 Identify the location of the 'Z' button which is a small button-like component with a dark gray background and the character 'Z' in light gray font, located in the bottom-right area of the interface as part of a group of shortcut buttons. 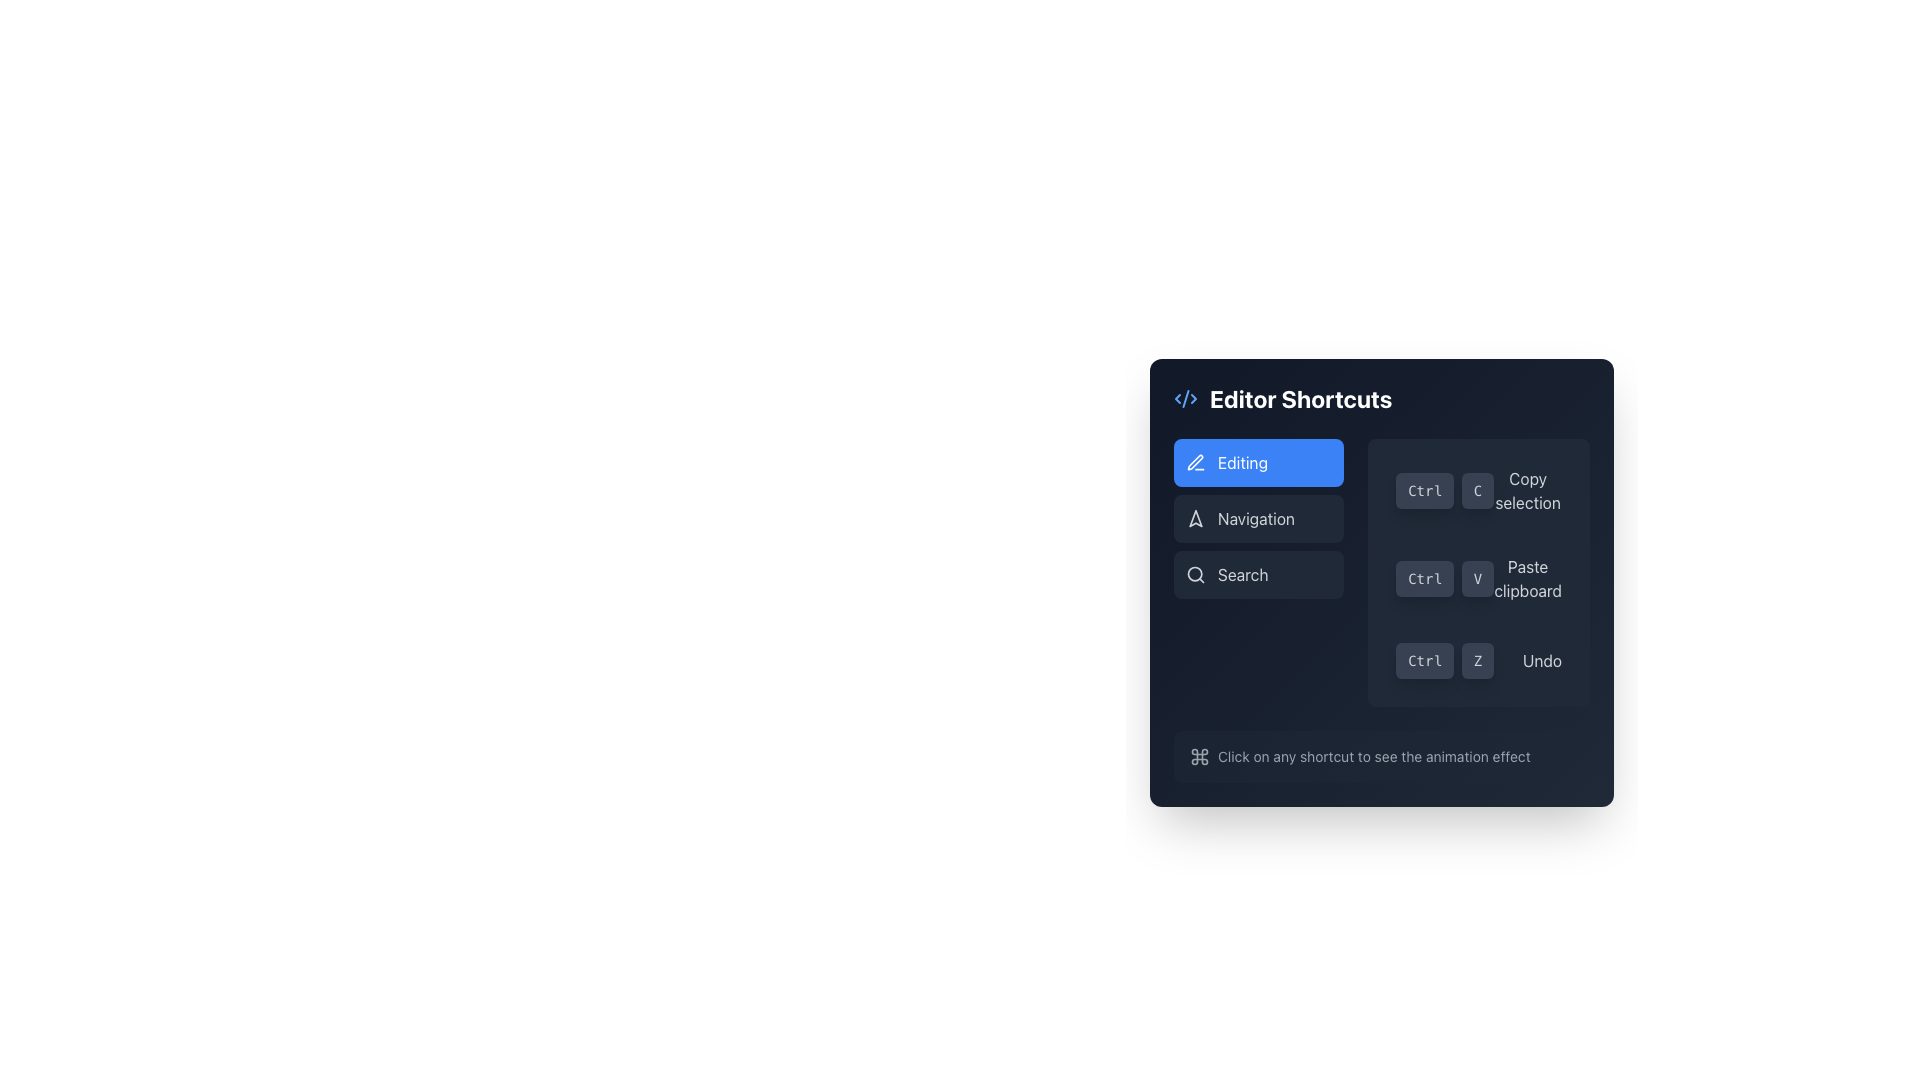
(1478, 660).